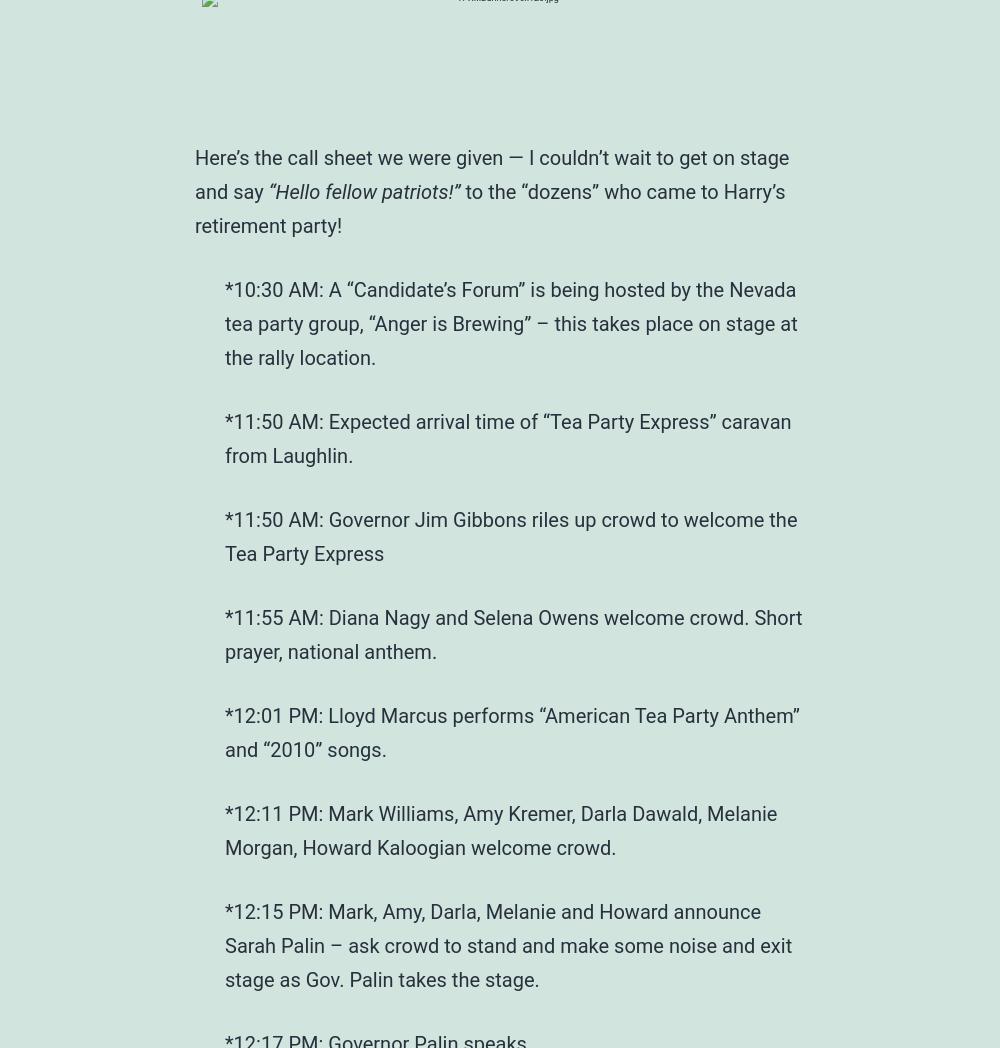  What do you see at coordinates (511, 535) in the screenshot?
I see `'*11:50 AM: Governor Jim Gibbons riles up crowd to welcome the Tea Party Express'` at bounding box center [511, 535].